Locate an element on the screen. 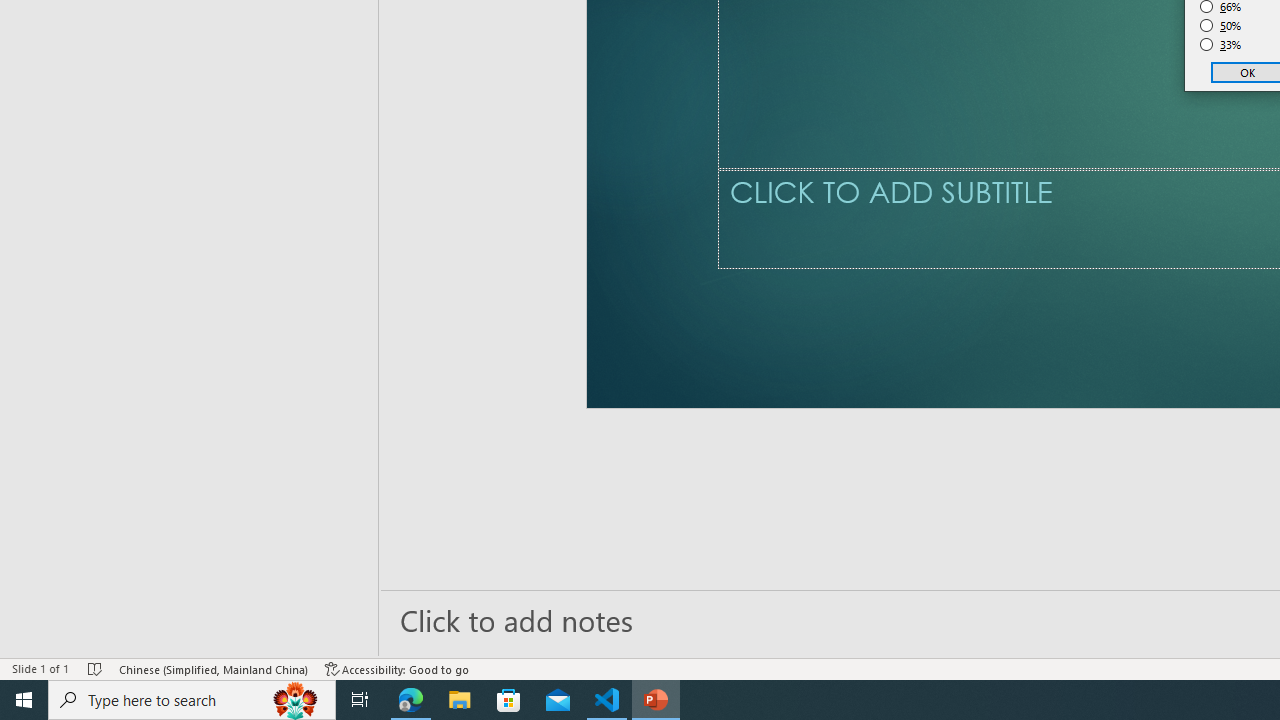 The image size is (1280, 720). '50%' is located at coordinates (1220, 25).